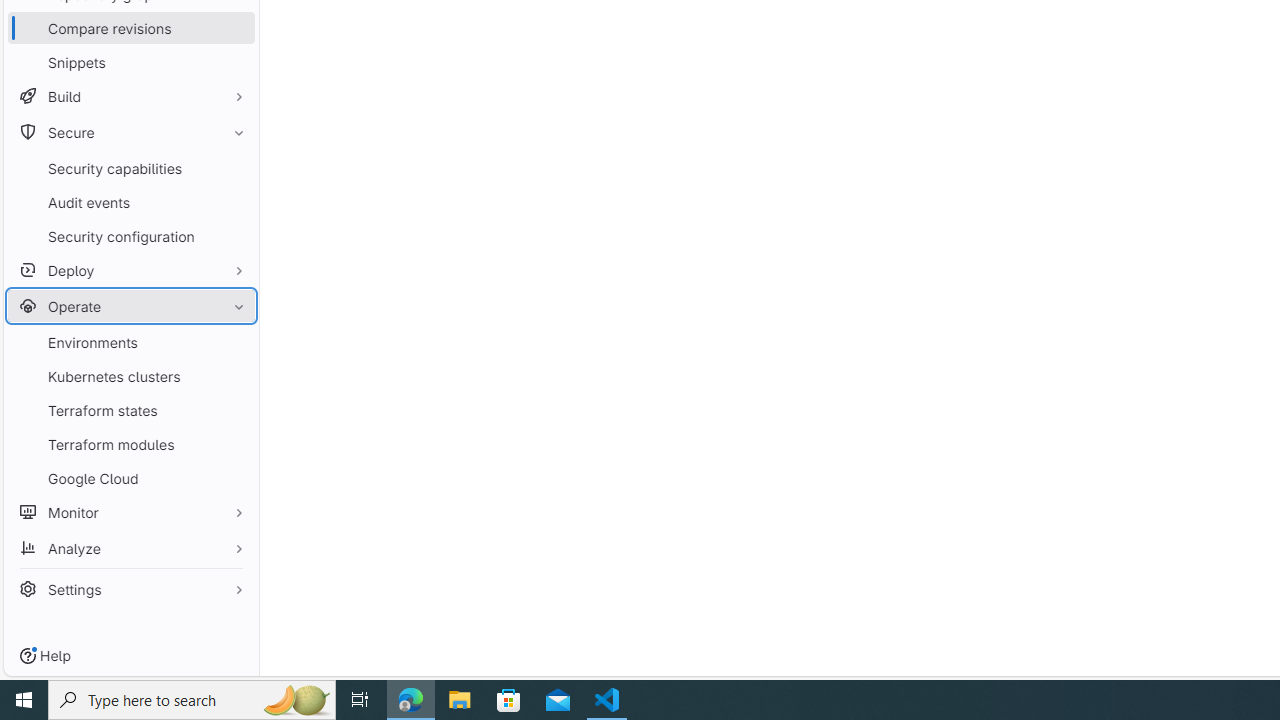 This screenshot has width=1280, height=720. I want to click on 'Kubernetes clusters', so click(130, 376).